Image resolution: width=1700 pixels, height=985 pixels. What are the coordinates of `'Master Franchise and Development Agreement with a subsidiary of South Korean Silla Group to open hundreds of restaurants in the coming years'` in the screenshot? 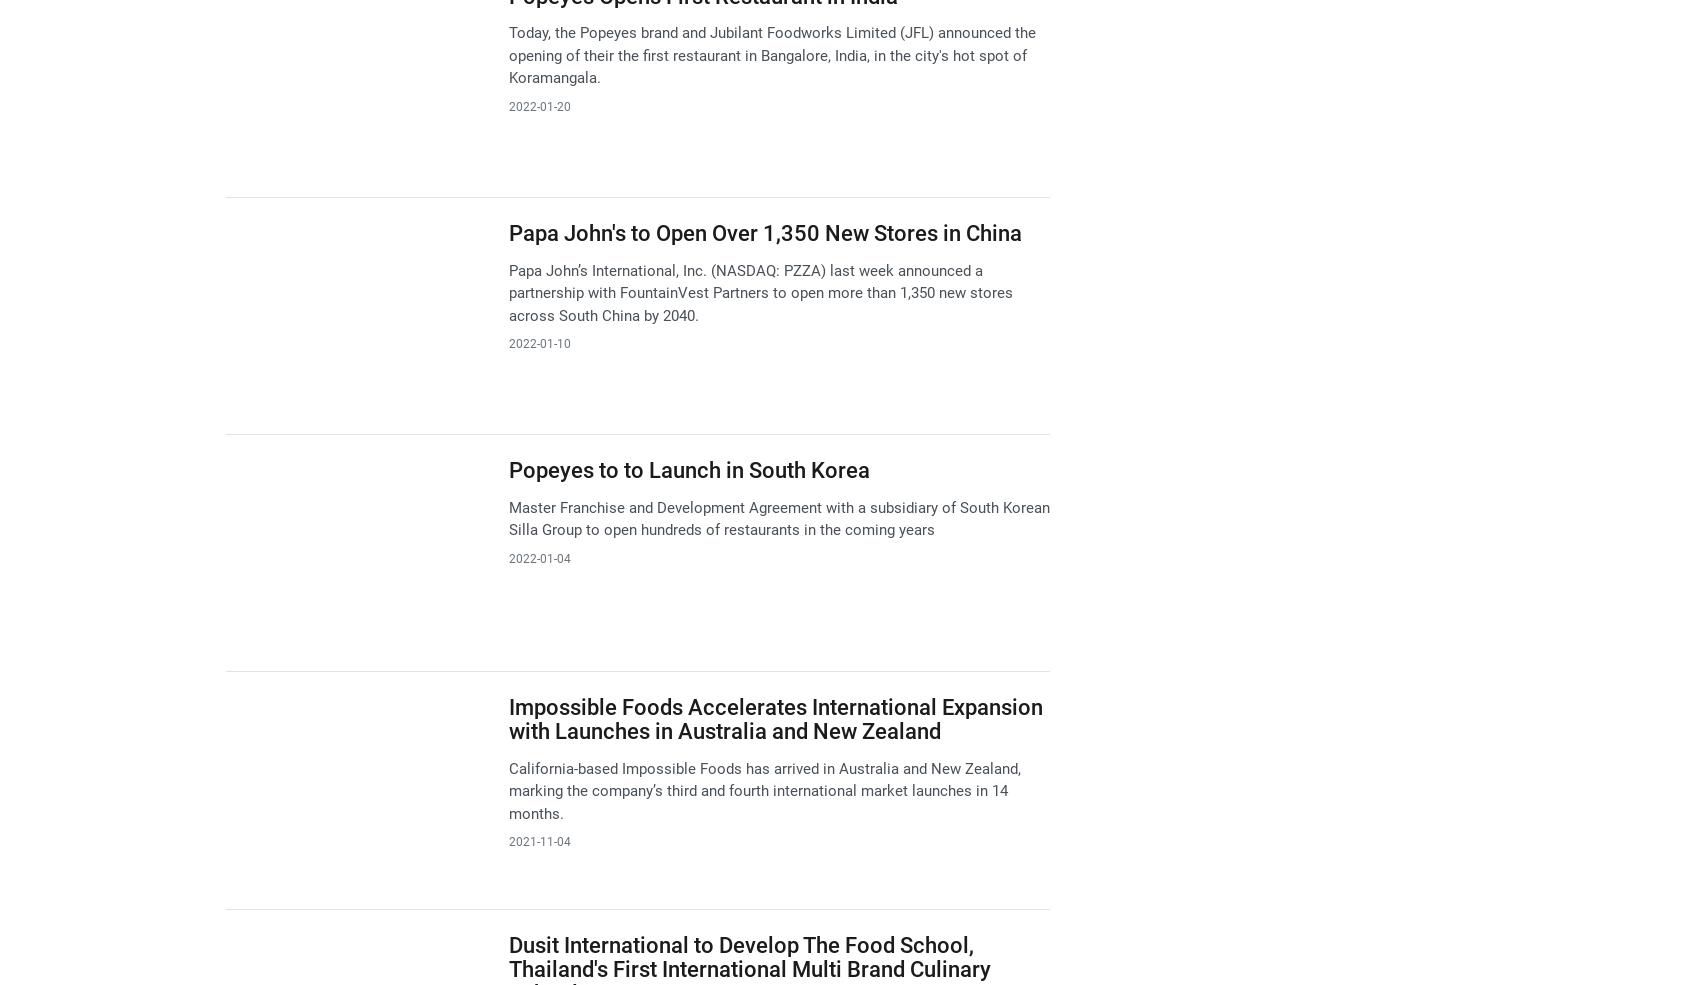 It's located at (507, 518).